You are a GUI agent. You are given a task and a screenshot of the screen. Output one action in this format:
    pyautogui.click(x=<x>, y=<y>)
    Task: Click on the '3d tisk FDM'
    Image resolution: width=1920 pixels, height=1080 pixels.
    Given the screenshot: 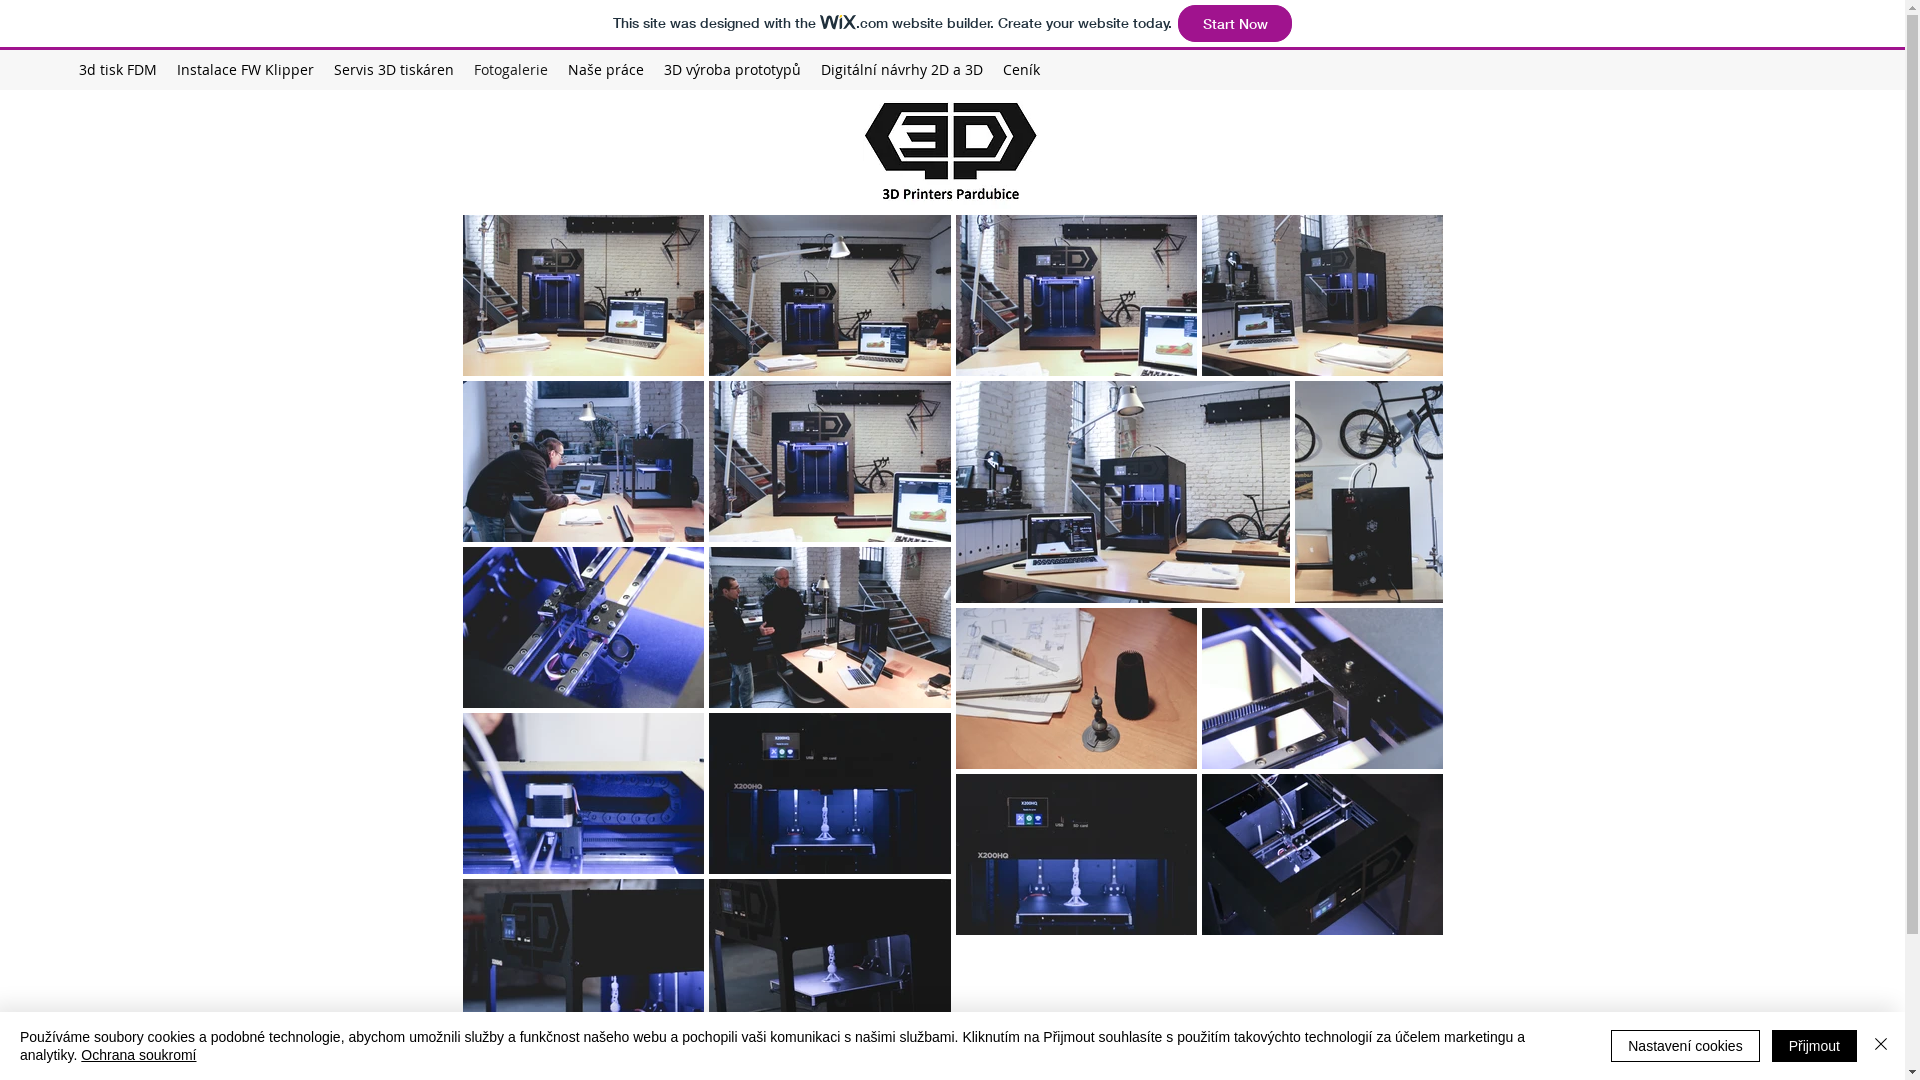 What is the action you would take?
    pyautogui.click(x=117, y=68)
    